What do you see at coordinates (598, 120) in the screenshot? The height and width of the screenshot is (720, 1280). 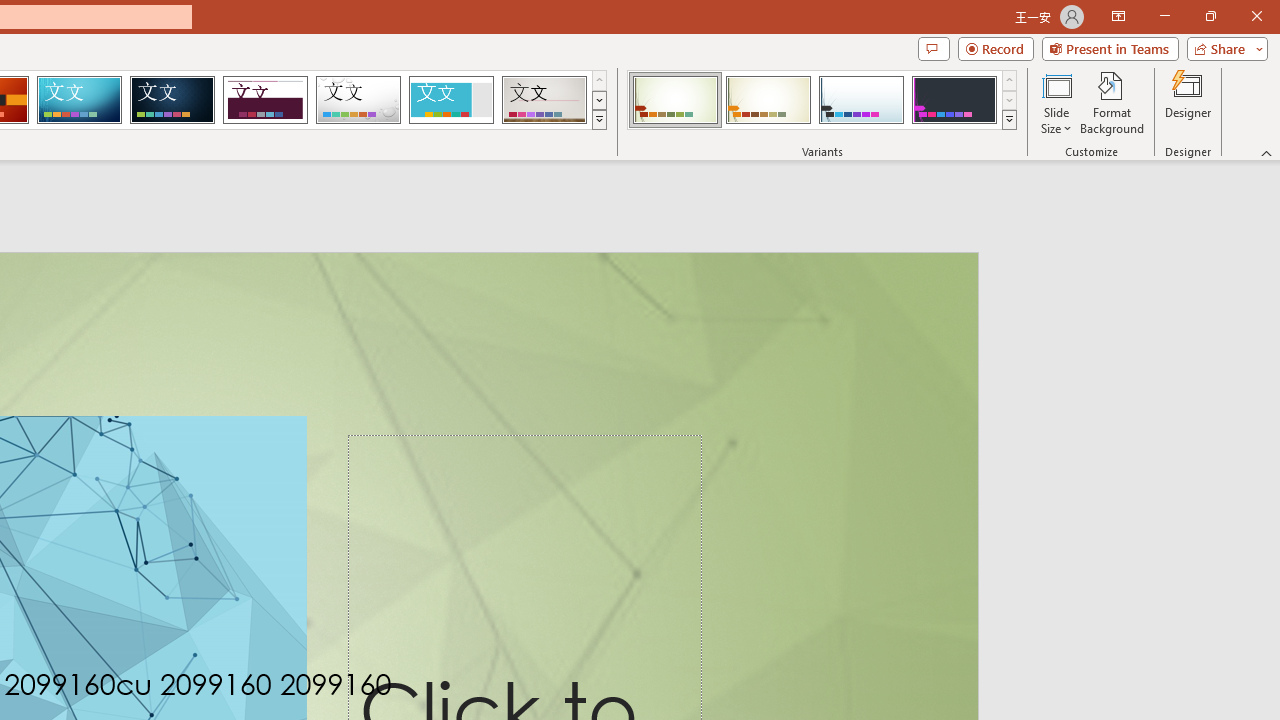 I see `'Themes'` at bounding box center [598, 120].